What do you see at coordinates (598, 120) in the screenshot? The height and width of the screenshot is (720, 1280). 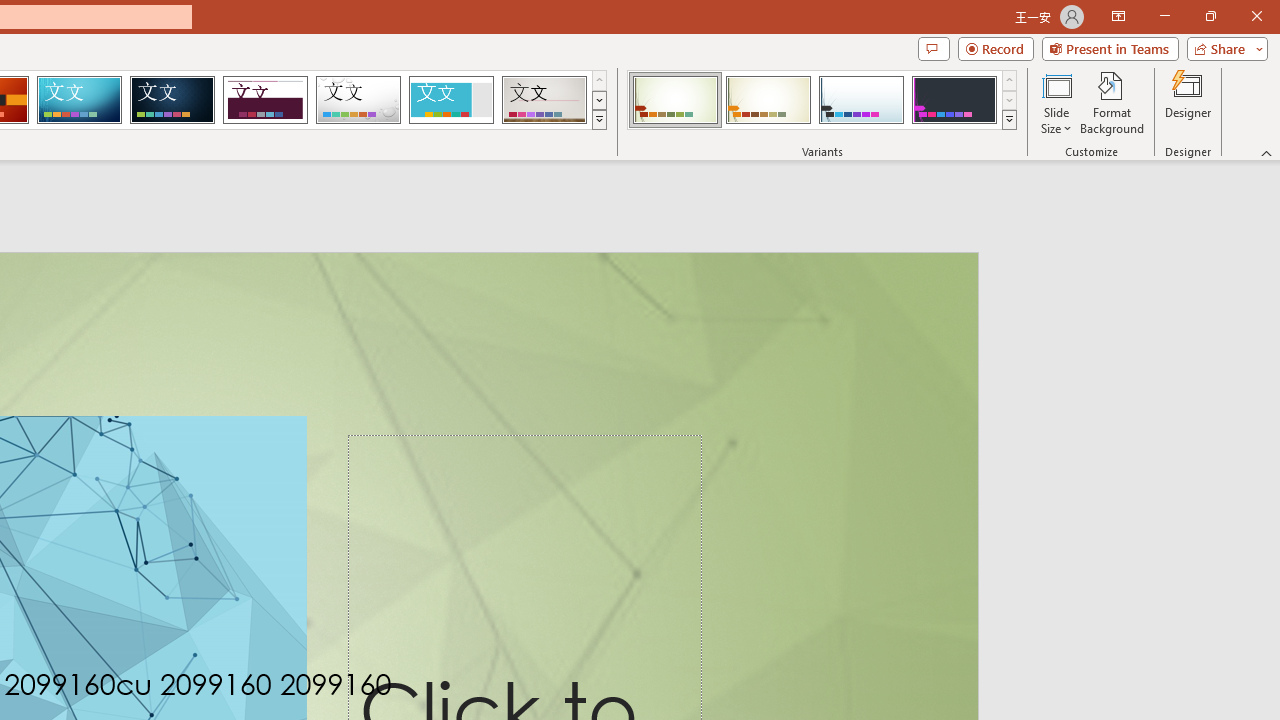 I see `'Themes'` at bounding box center [598, 120].